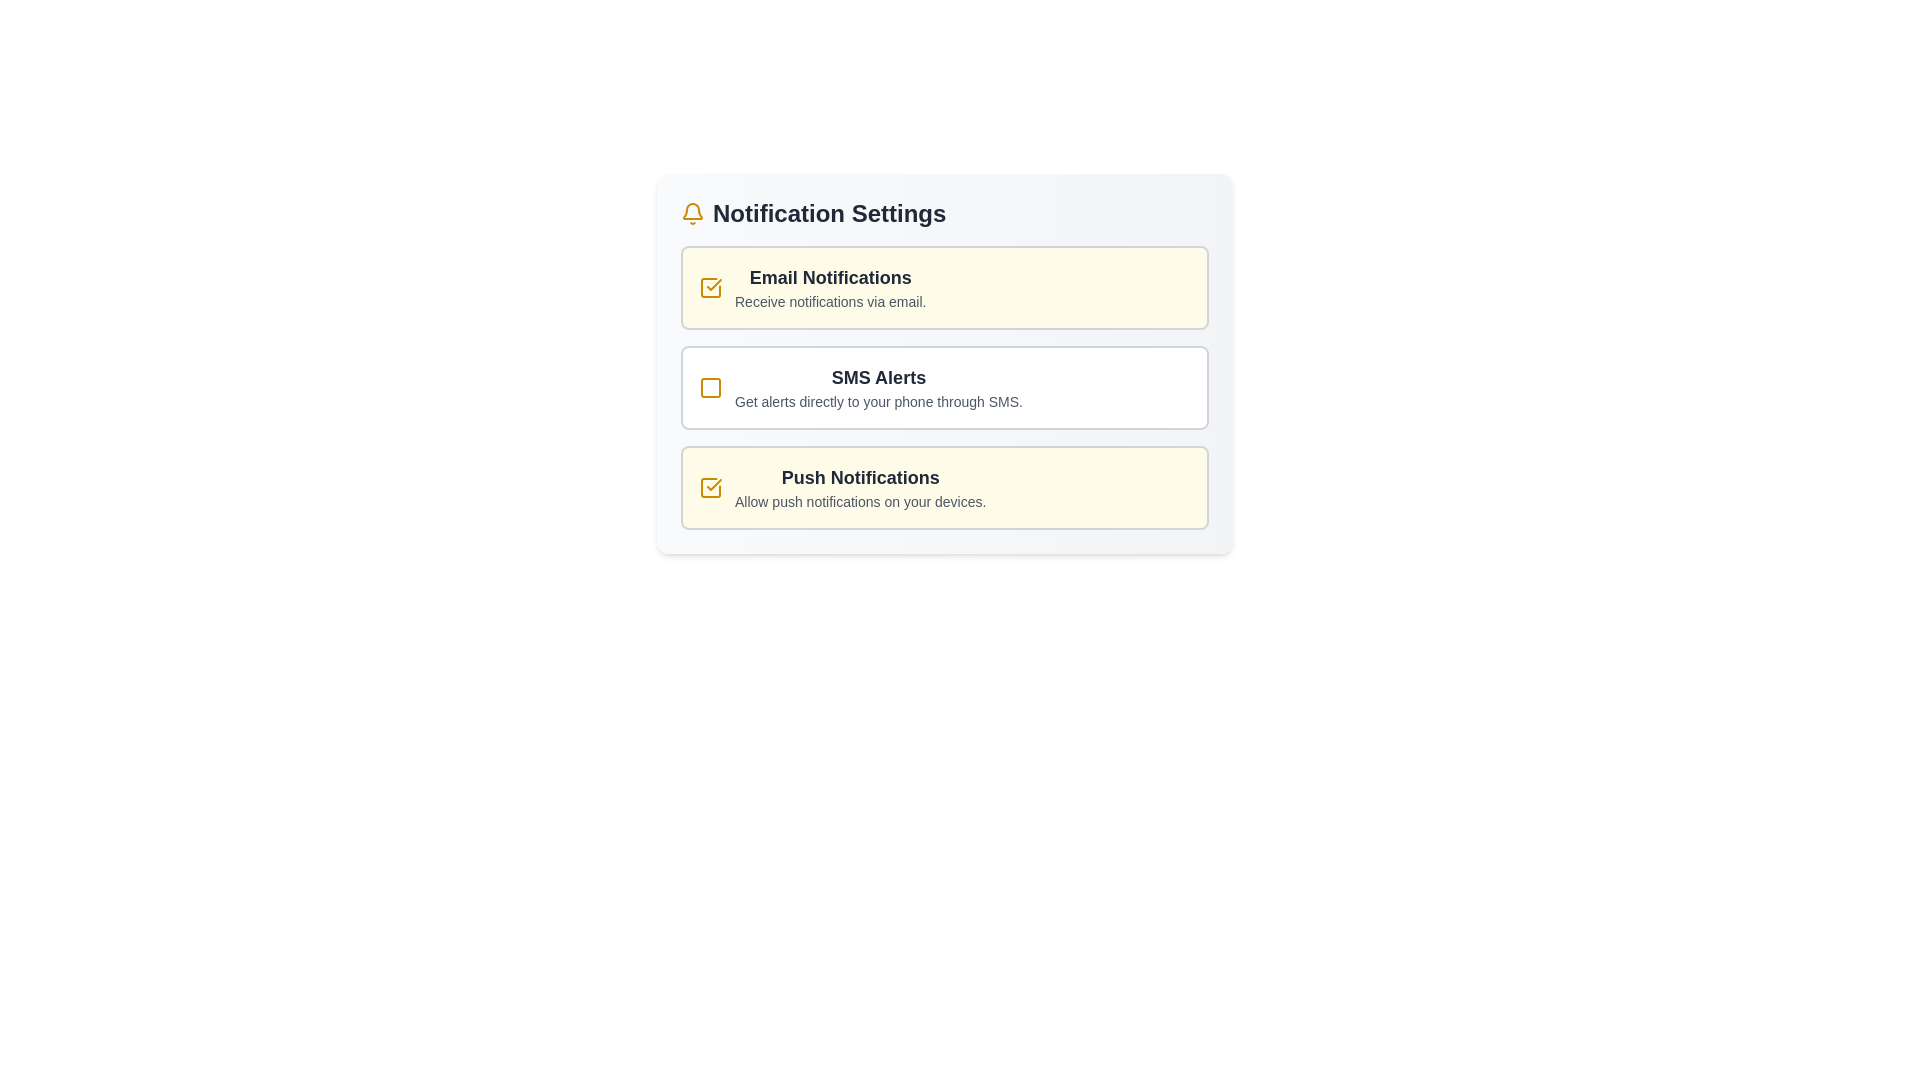 The height and width of the screenshot is (1080, 1920). Describe the element at coordinates (710, 388) in the screenshot. I see `the checkbox indicating the state of 'SMS Alerts' in the Notification Settings interface` at that location.